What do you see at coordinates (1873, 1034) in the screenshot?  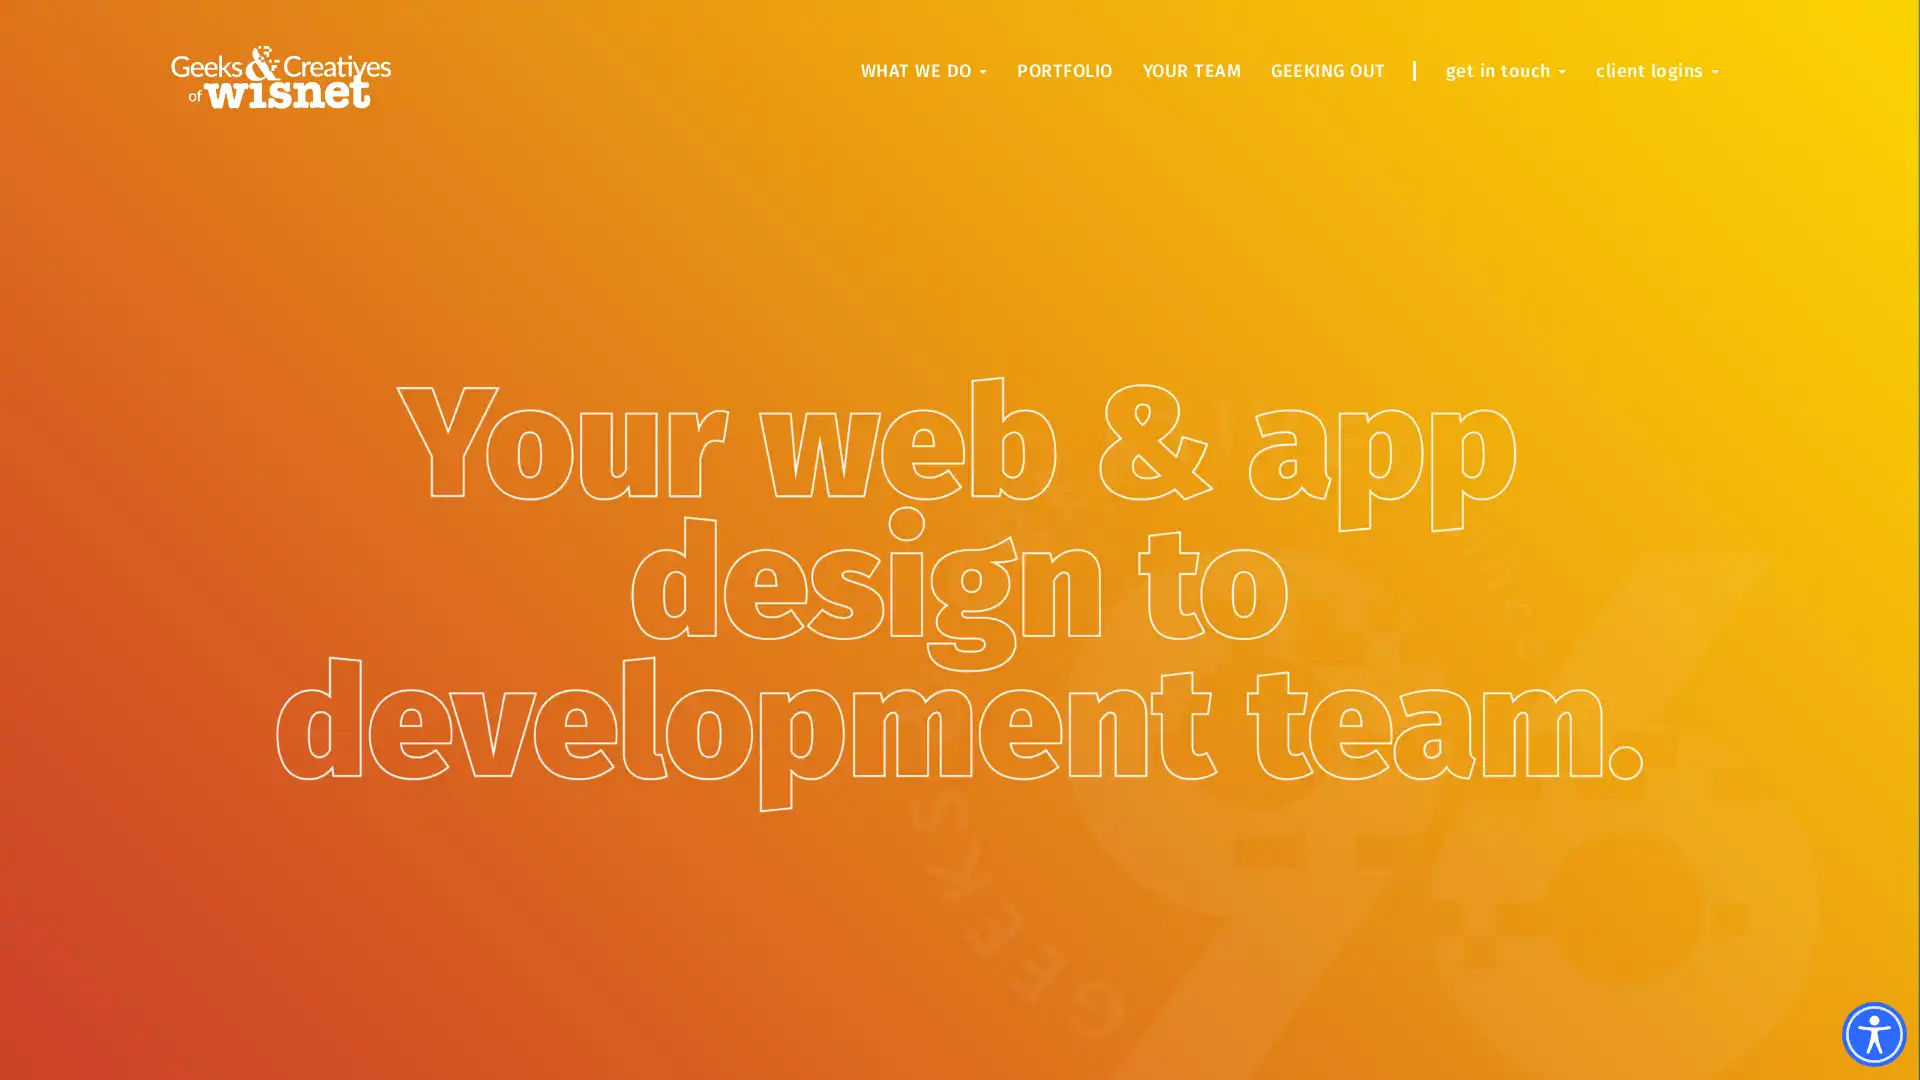 I see `Accessibility Menu` at bounding box center [1873, 1034].